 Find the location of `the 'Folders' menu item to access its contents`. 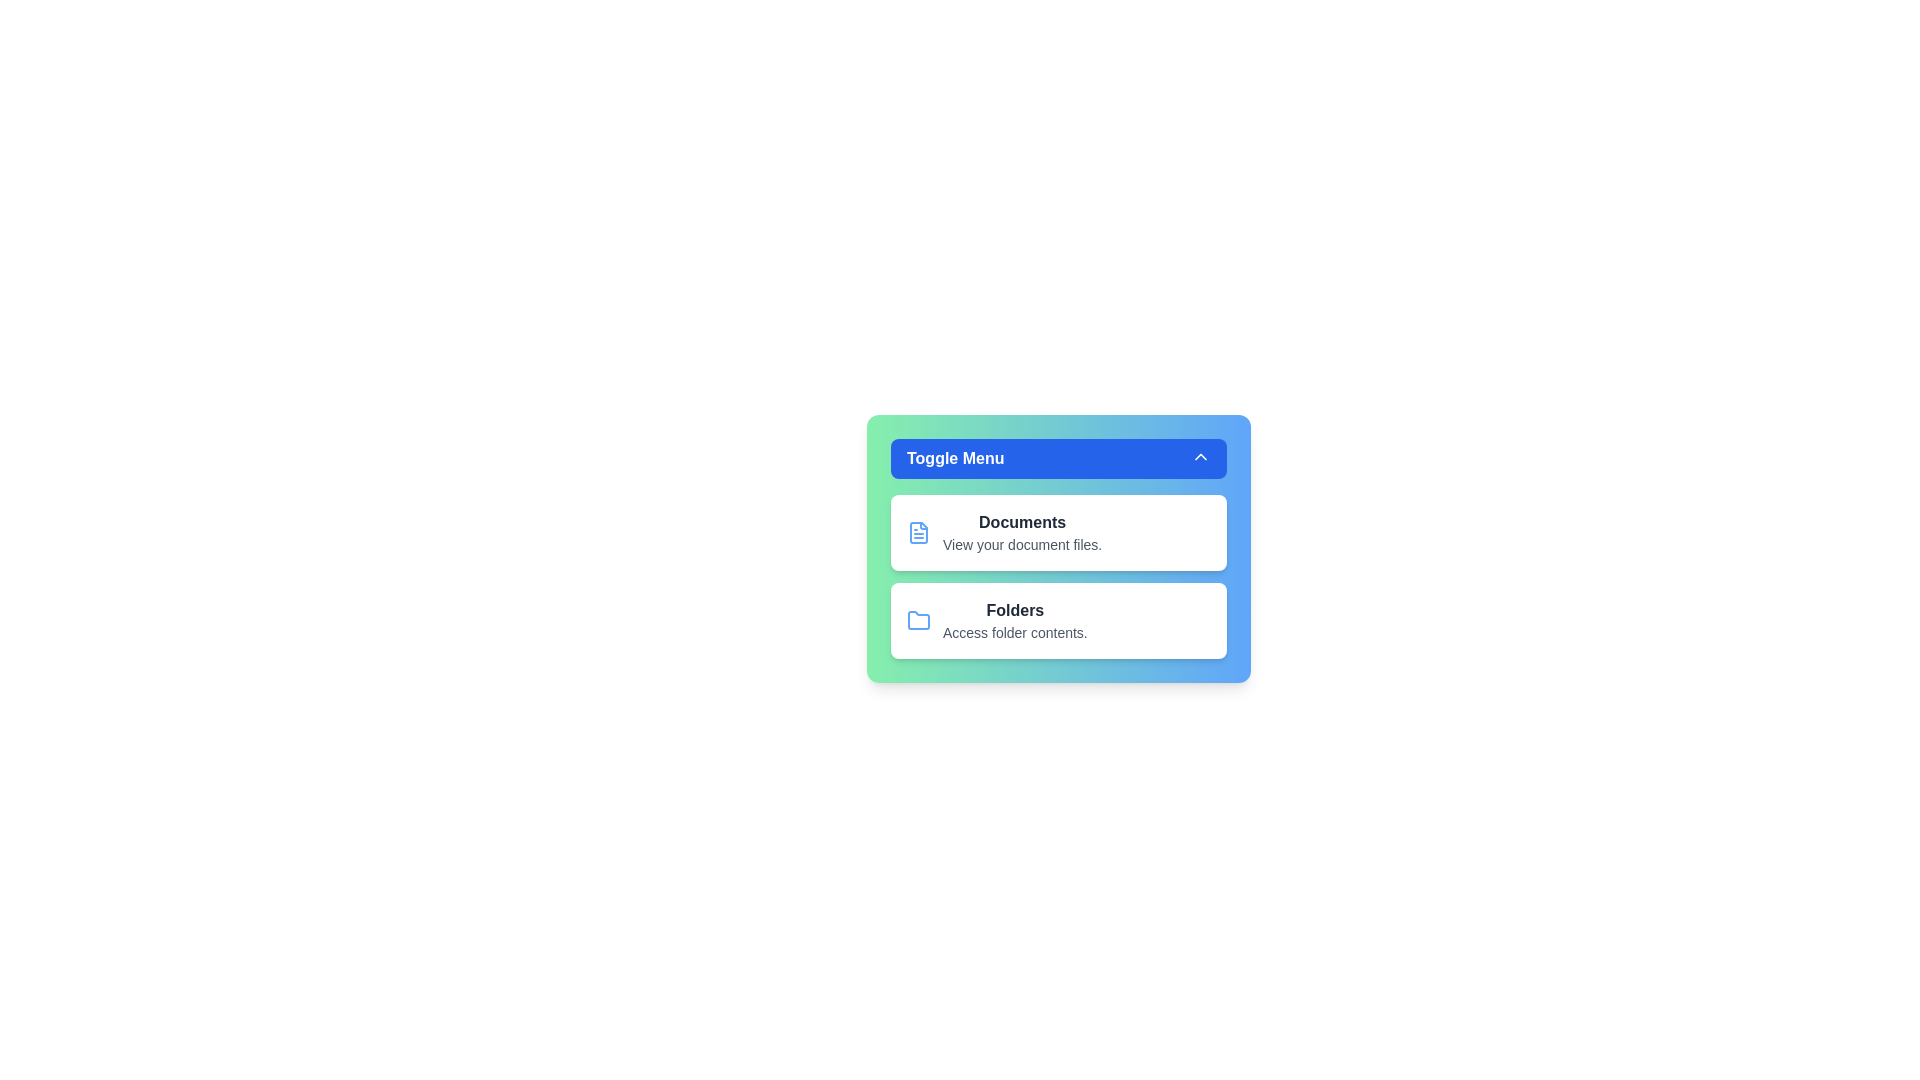

the 'Folders' menu item to access its contents is located at coordinates (1058, 620).